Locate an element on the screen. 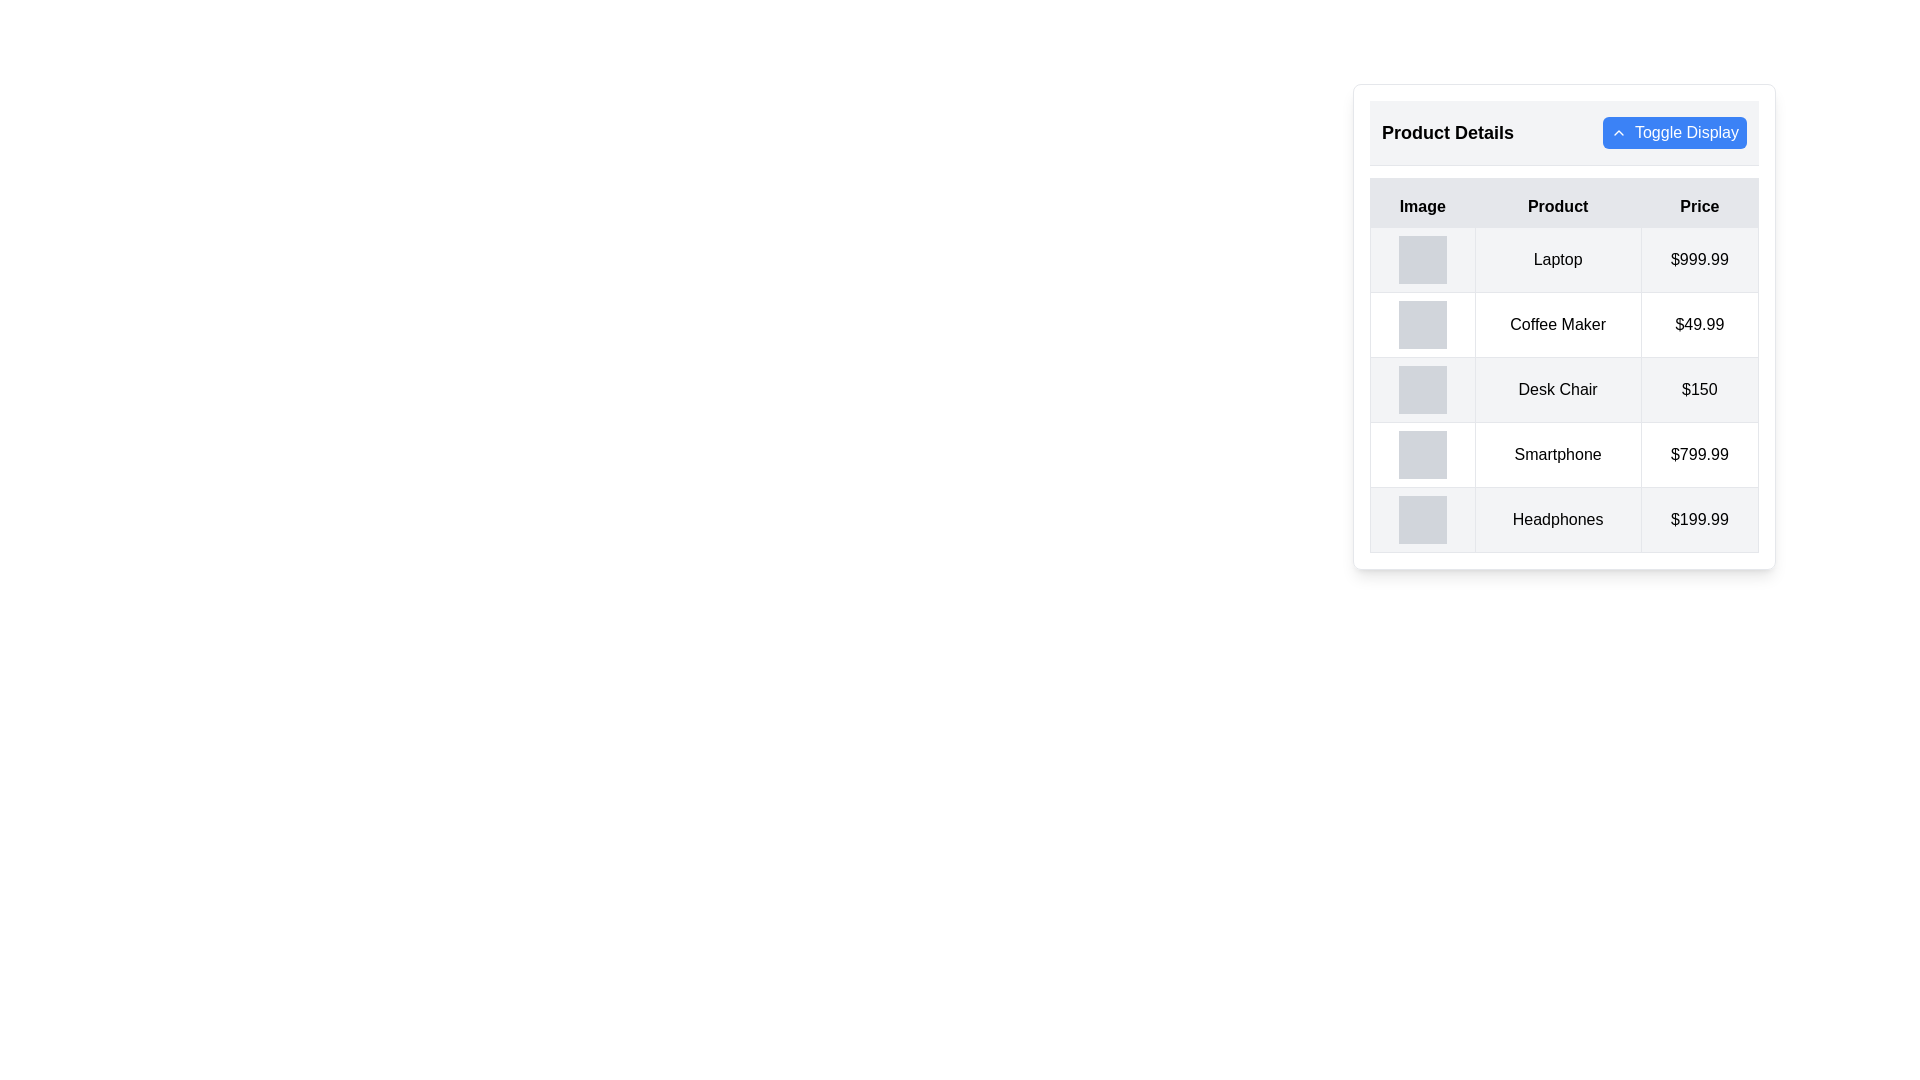 The height and width of the screenshot is (1080, 1920). the 'Product Details' text label, which is displayed in bold and large font within a light gray background header bar at the top of the product table layout is located at coordinates (1448, 132).